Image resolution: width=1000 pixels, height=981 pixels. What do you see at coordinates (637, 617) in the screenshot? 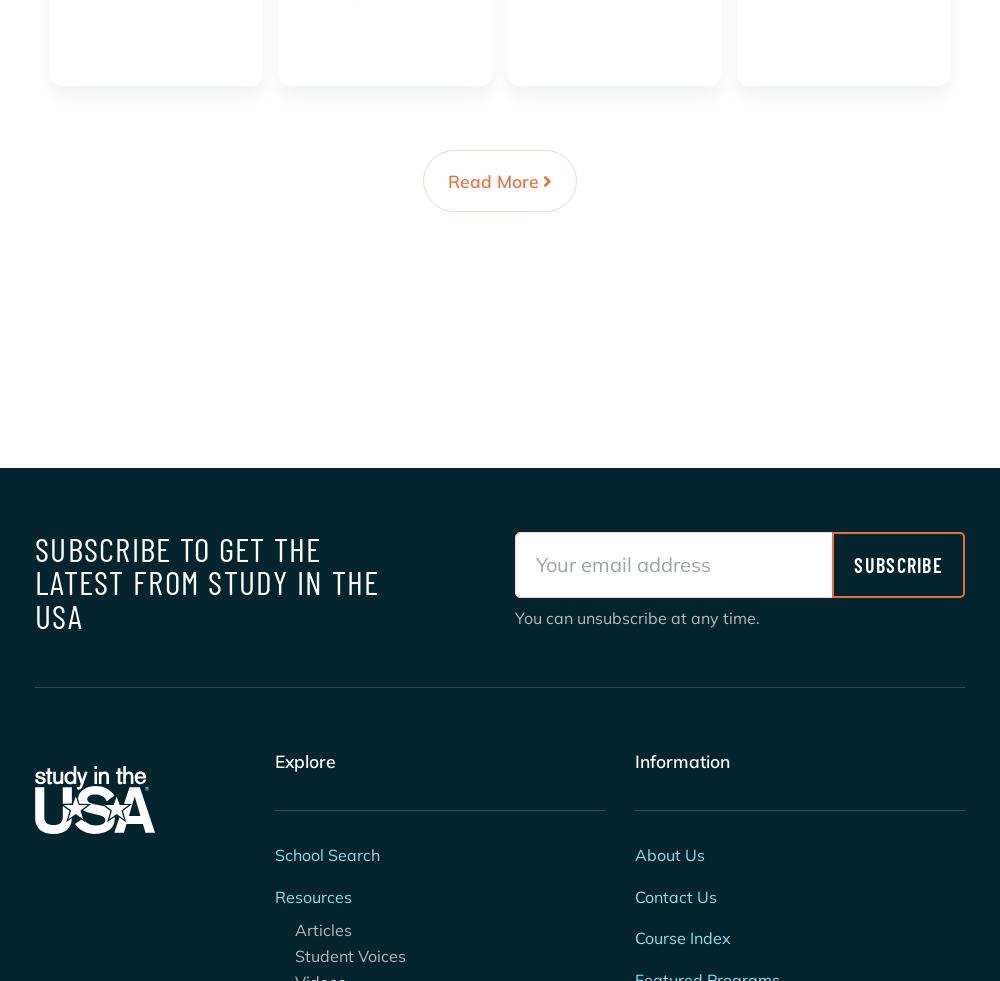
I see `'You can unsubscribe at any time.'` at bounding box center [637, 617].